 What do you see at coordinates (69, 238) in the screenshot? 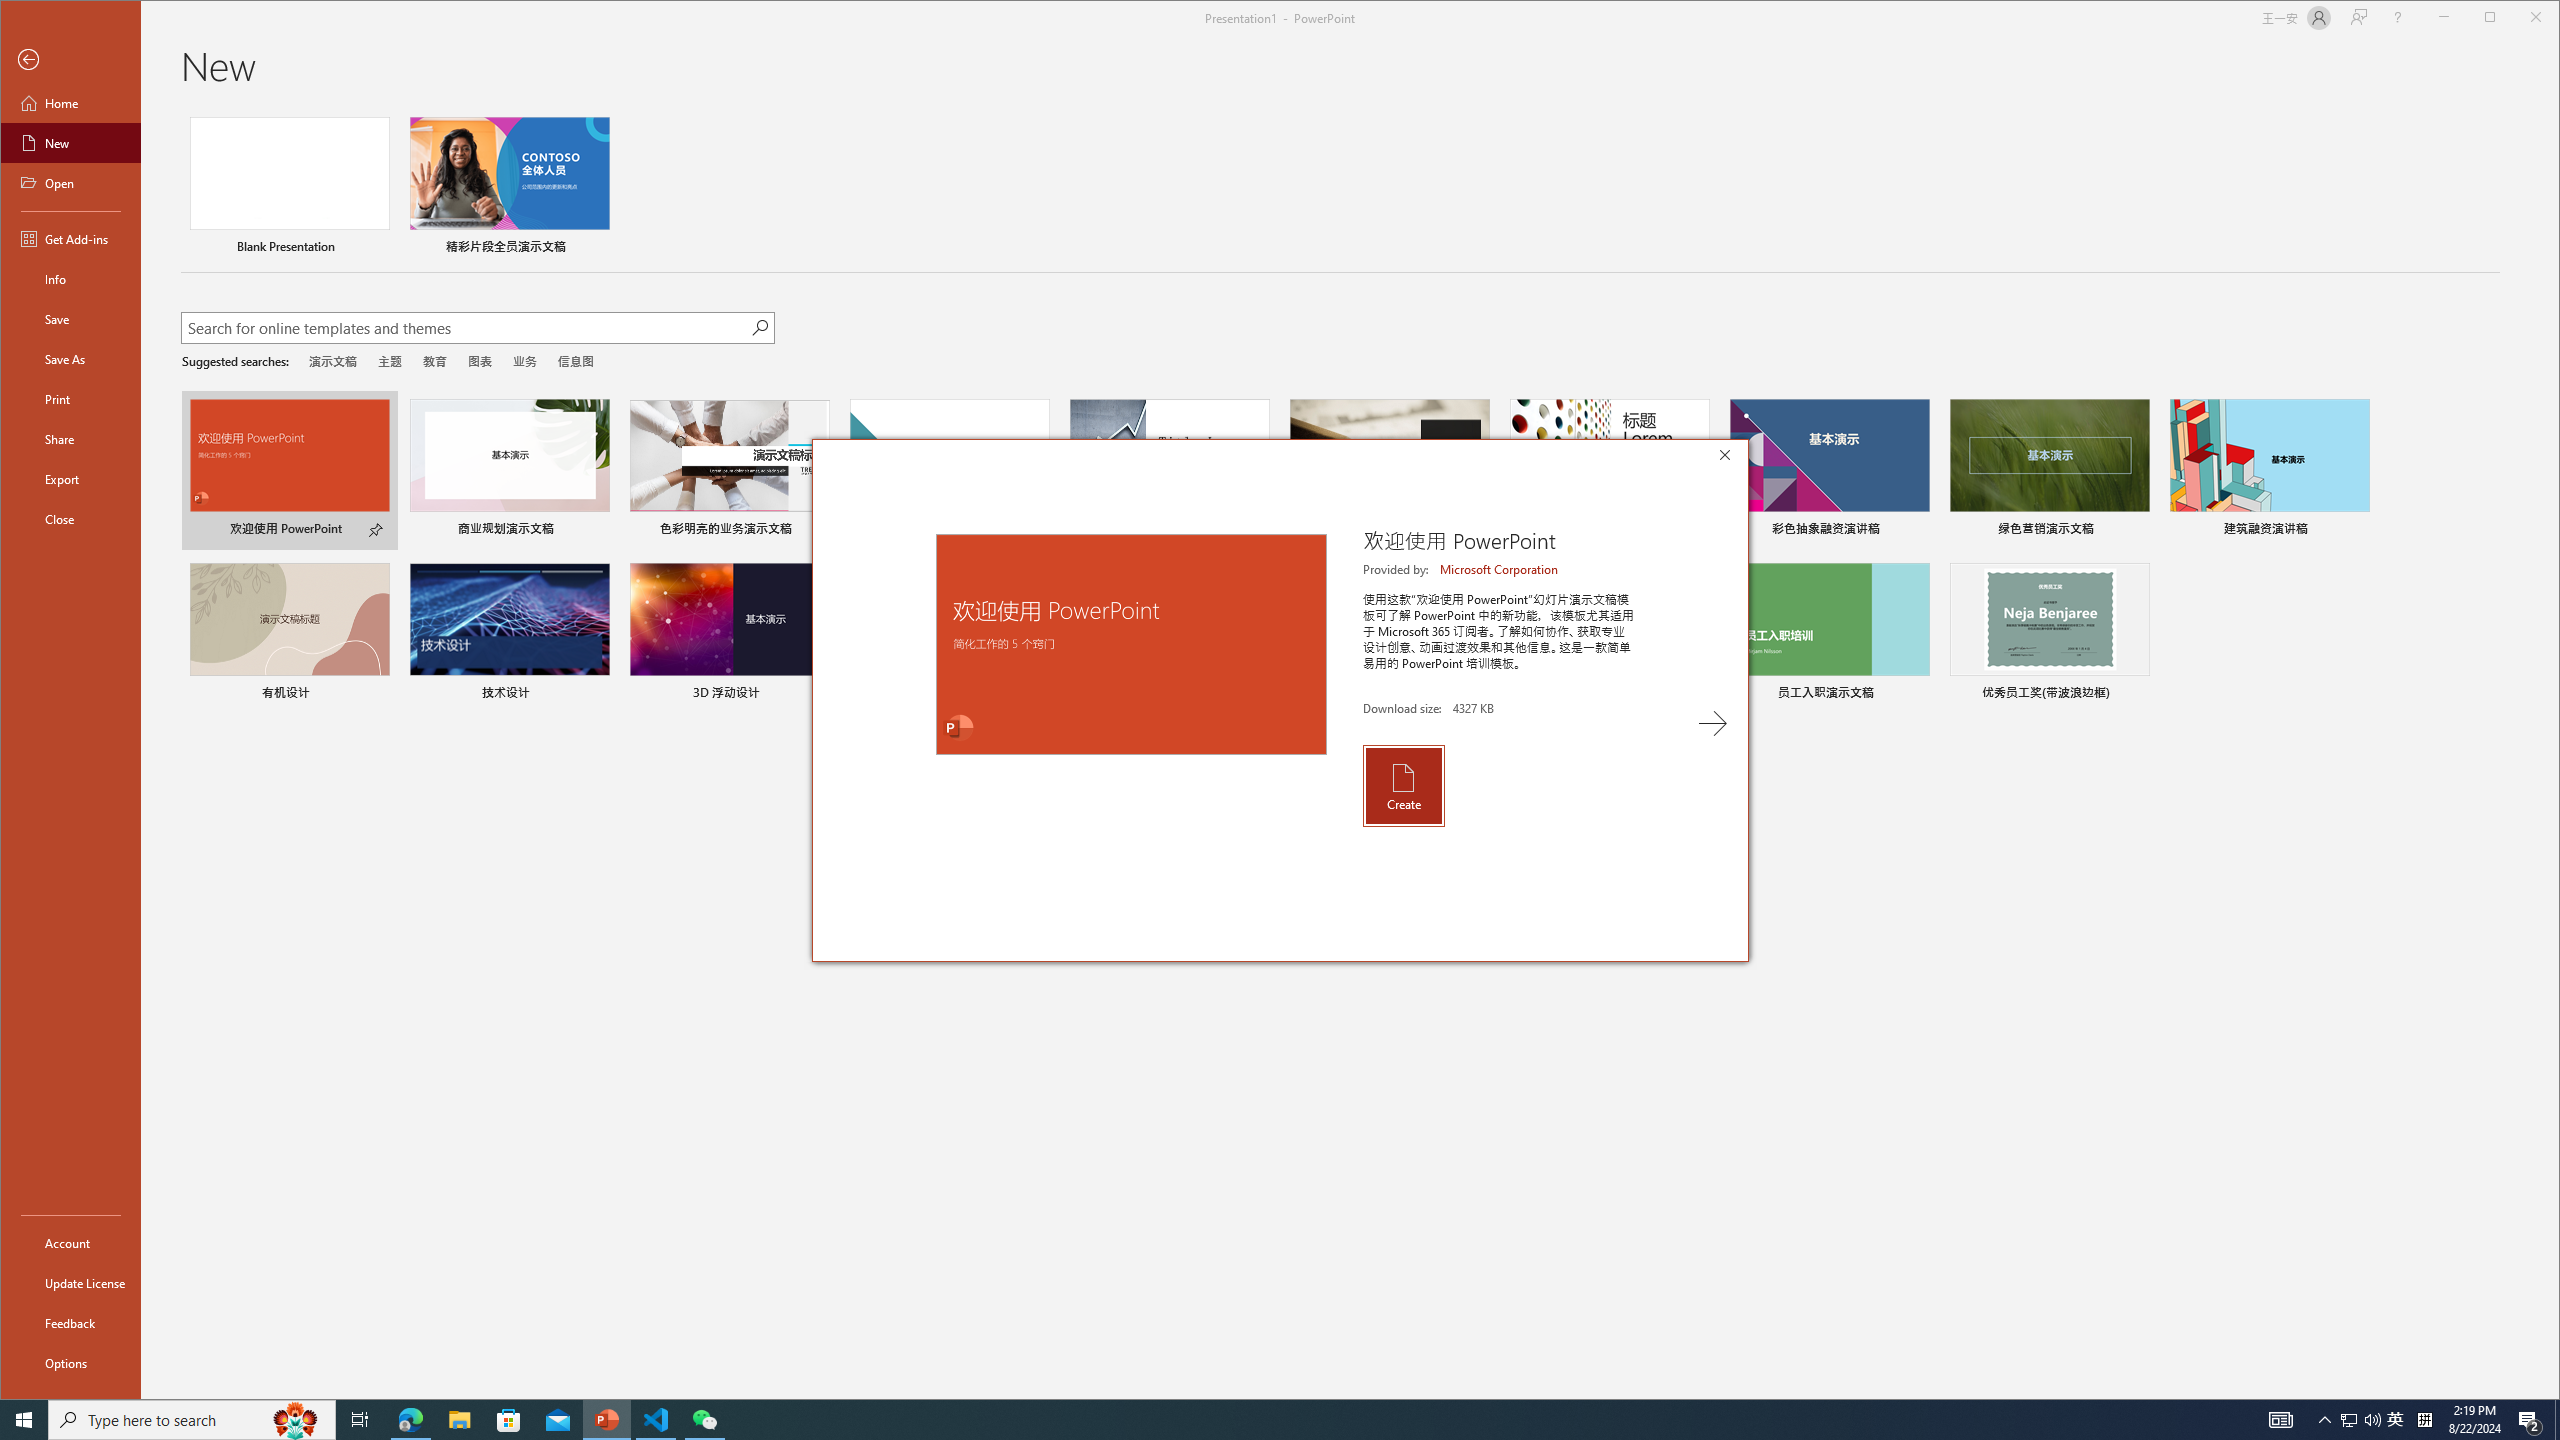
I see `'Get Add-ins'` at bounding box center [69, 238].